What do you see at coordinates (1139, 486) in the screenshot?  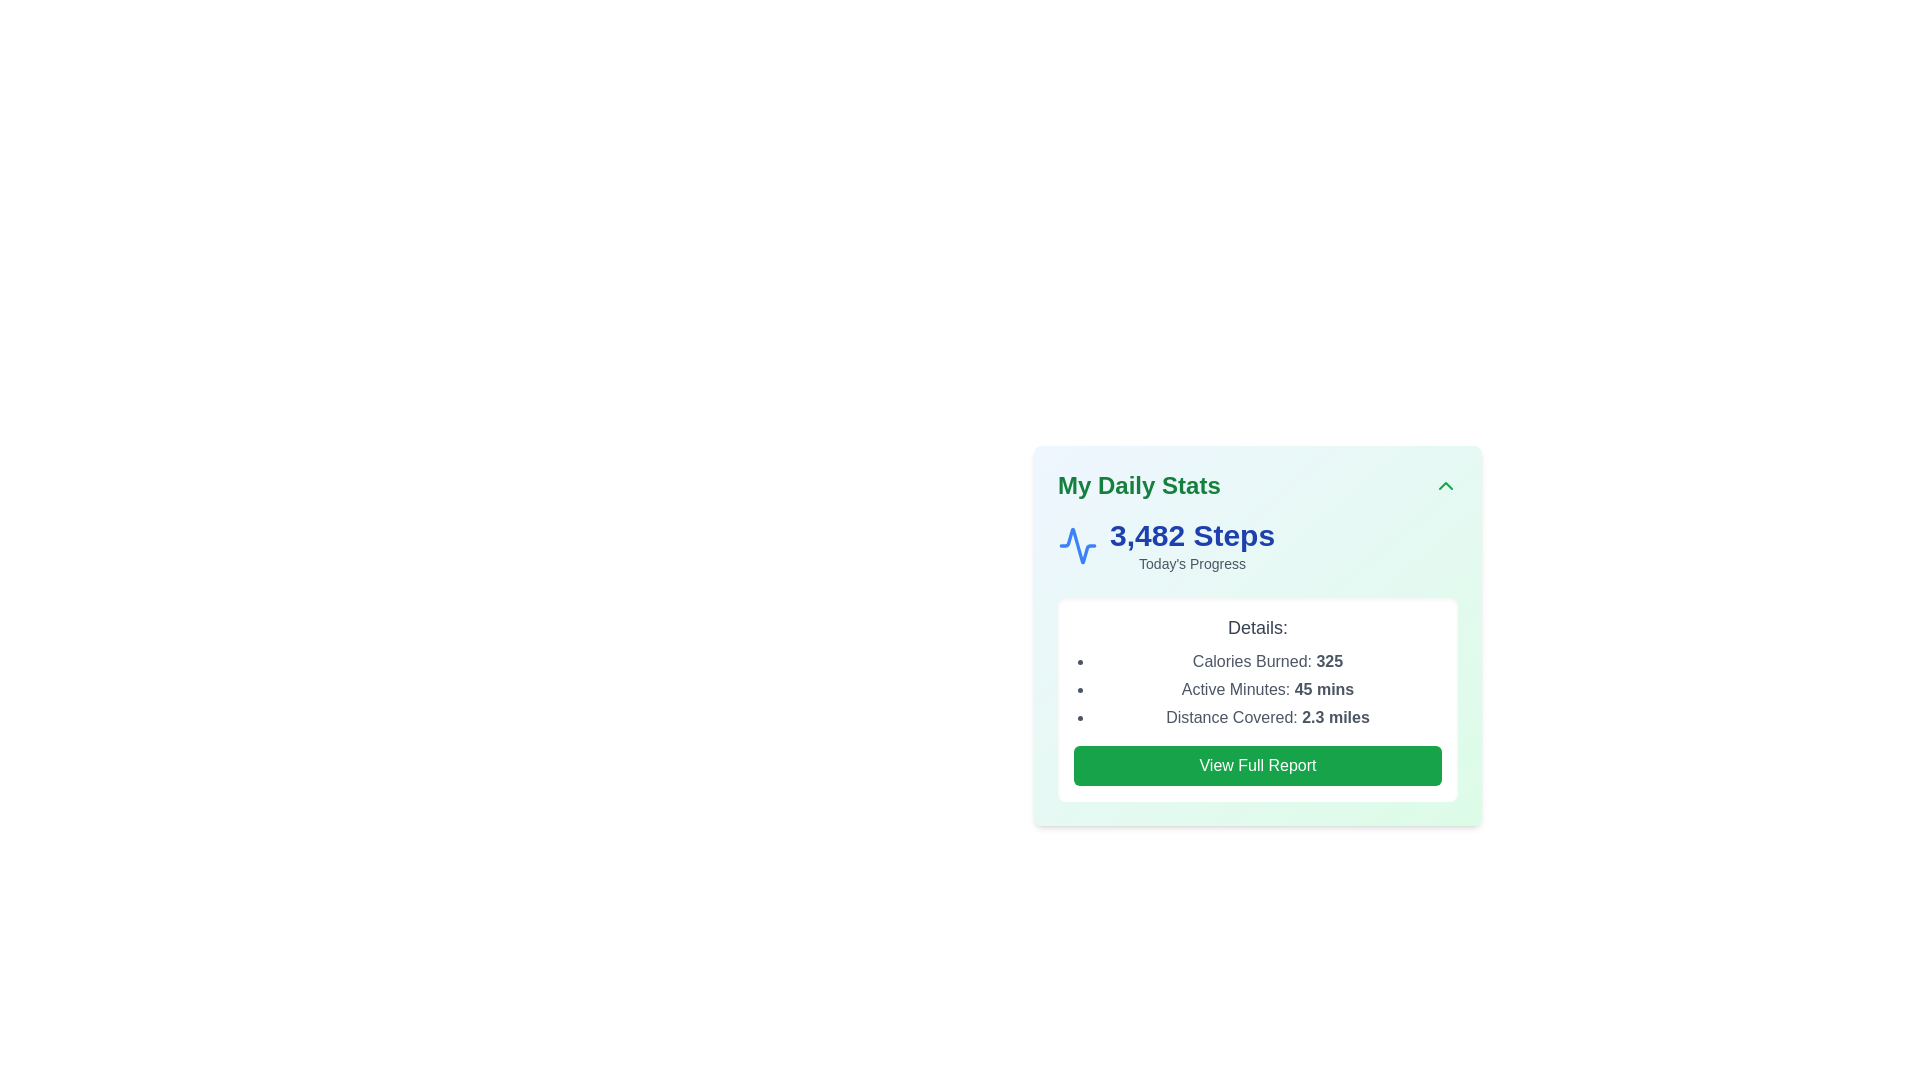 I see `the heading or label that provides an overview of daily statistics, located in the top-left part of a light-colored card` at bounding box center [1139, 486].